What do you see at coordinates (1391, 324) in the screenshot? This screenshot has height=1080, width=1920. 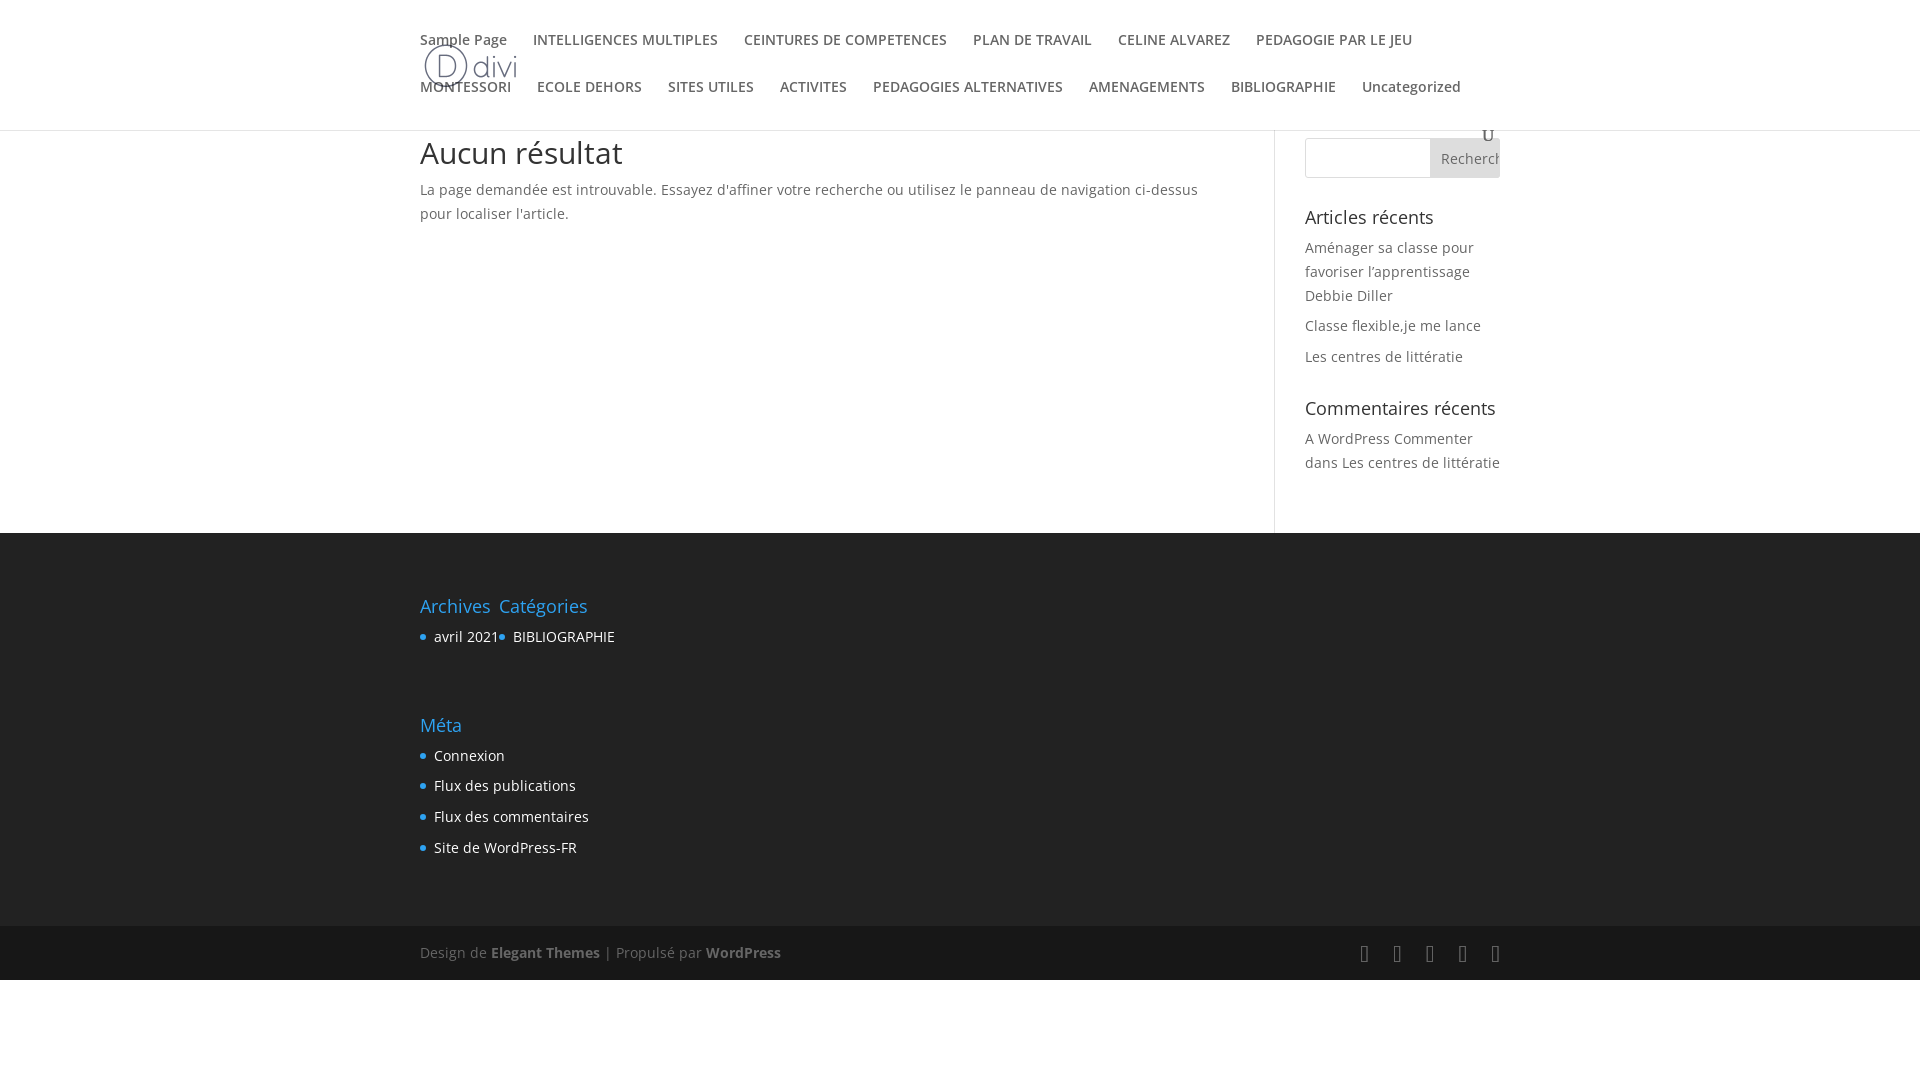 I see `'Classe flexible,je me lance'` at bounding box center [1391, 324].